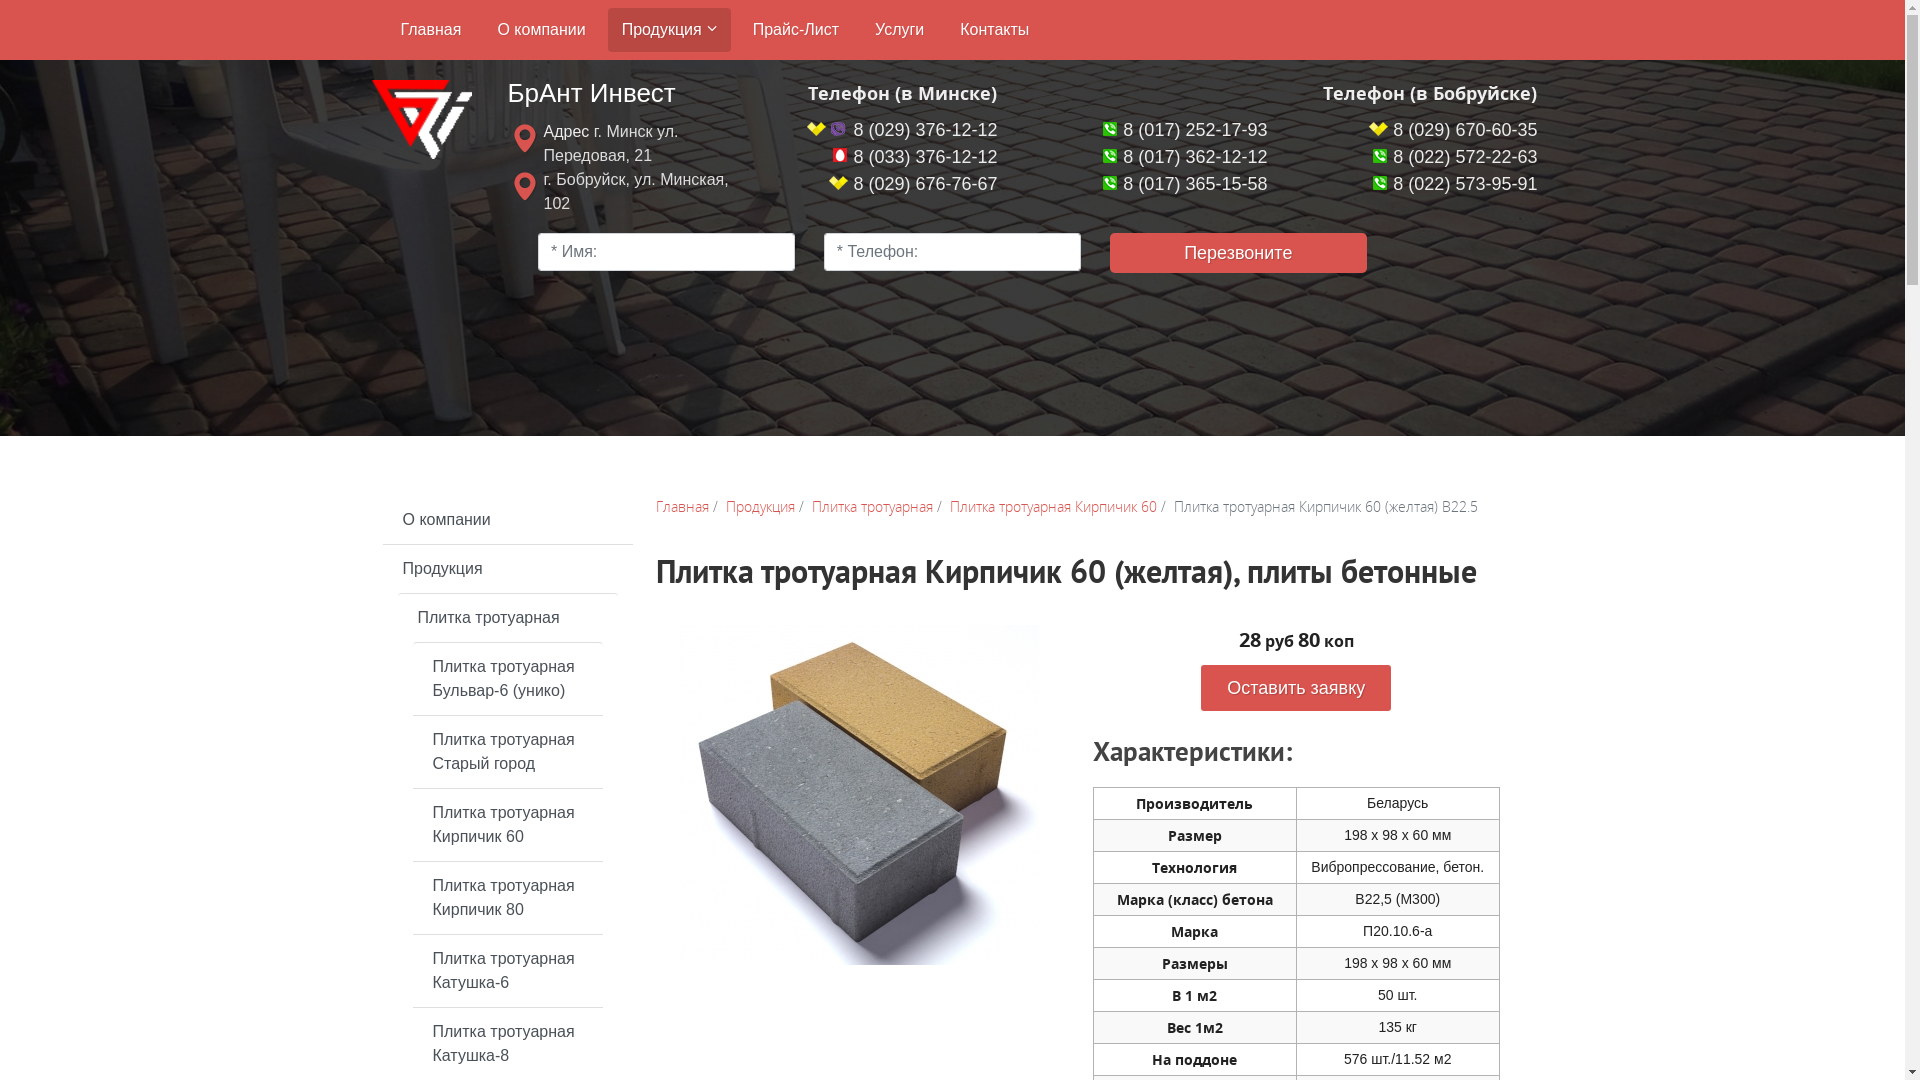 The width and height of the screenshot is (1920, 1080). Describe the element at coordinates (1185, 130) in the screenshot. I see `'8 (017) 252-17-93'` at that location.